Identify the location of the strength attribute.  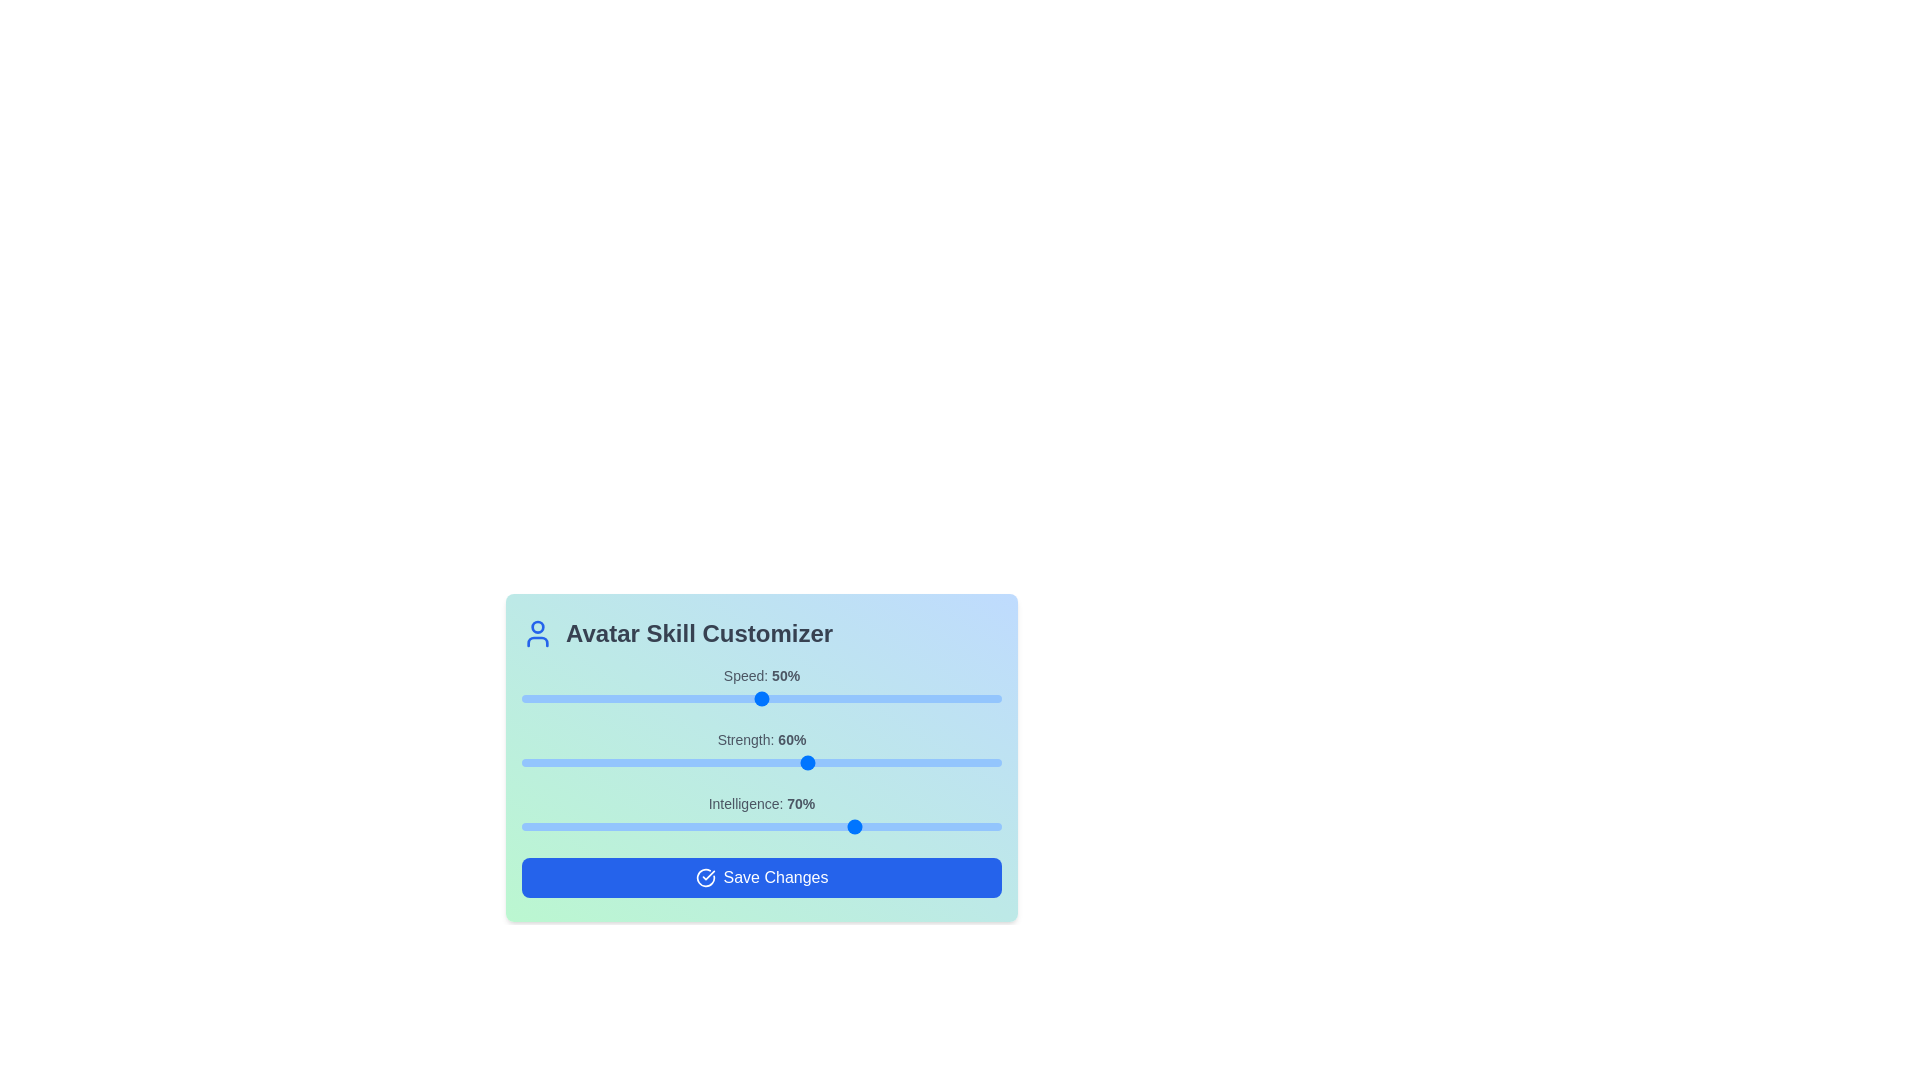
(714, 763).